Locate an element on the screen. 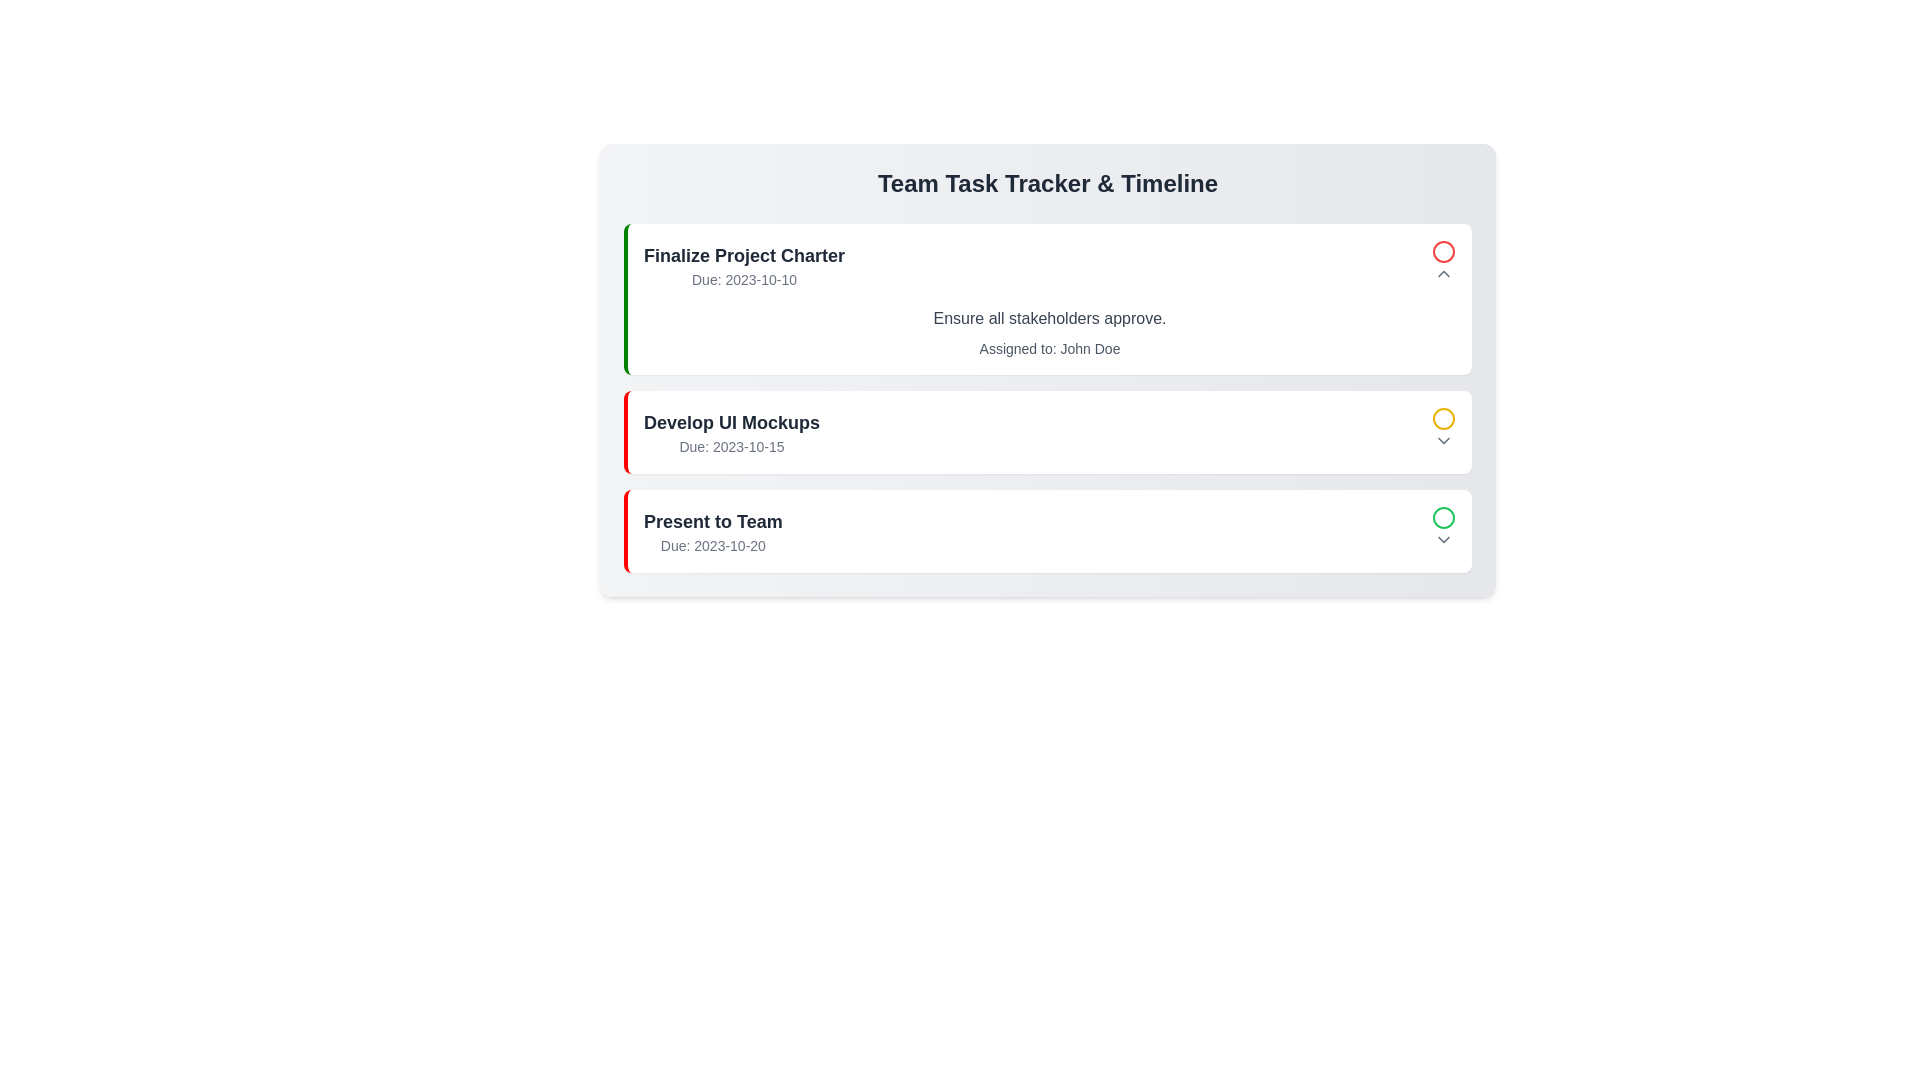 Image resolution: width=1920 pixels, height=1080 pixels. the green circular icon representing a completed task with a downward-pointing gray arrow, located at the right edge of the 'Present to Team' task card, which is the third task in the list is located at coordinates (1444, 530).